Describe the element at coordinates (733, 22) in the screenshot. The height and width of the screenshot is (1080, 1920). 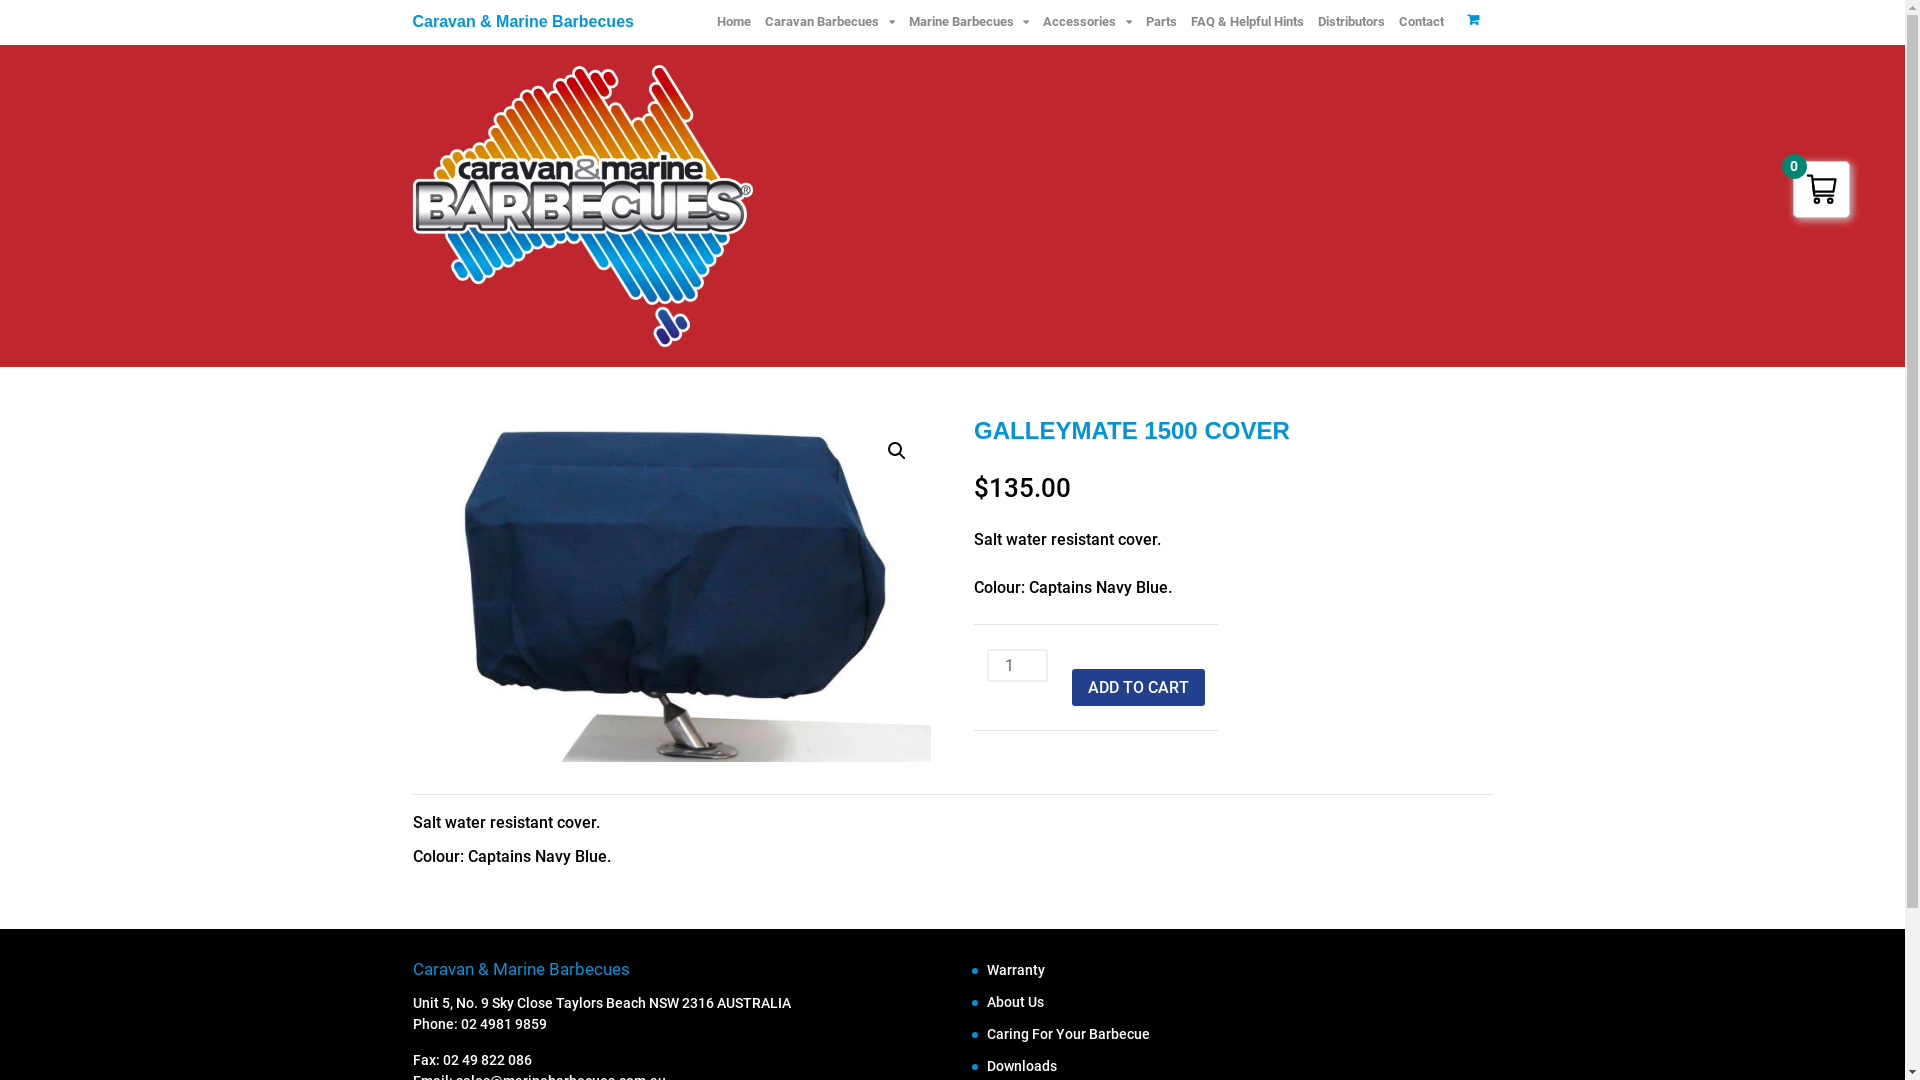
I see `'Home'` at that location.